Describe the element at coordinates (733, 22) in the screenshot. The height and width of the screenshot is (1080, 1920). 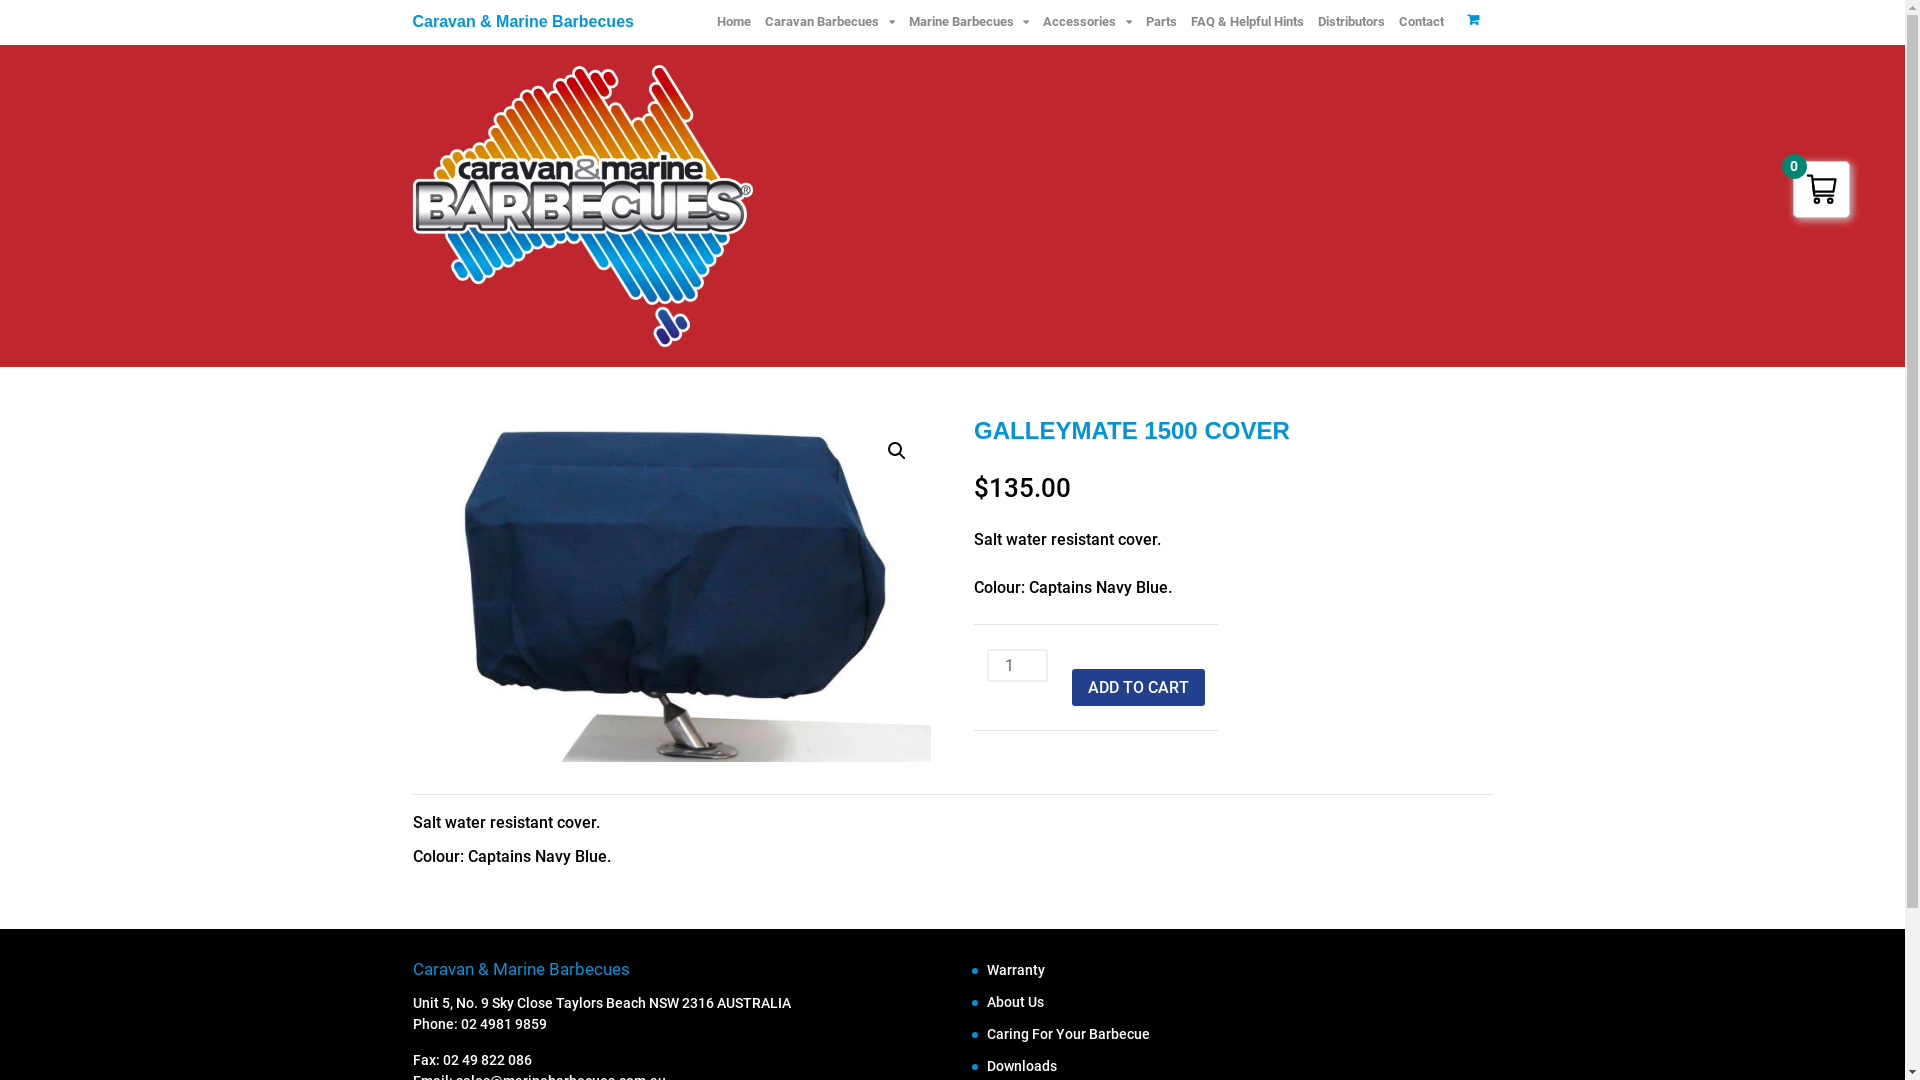
I see `'Home'` at that location.